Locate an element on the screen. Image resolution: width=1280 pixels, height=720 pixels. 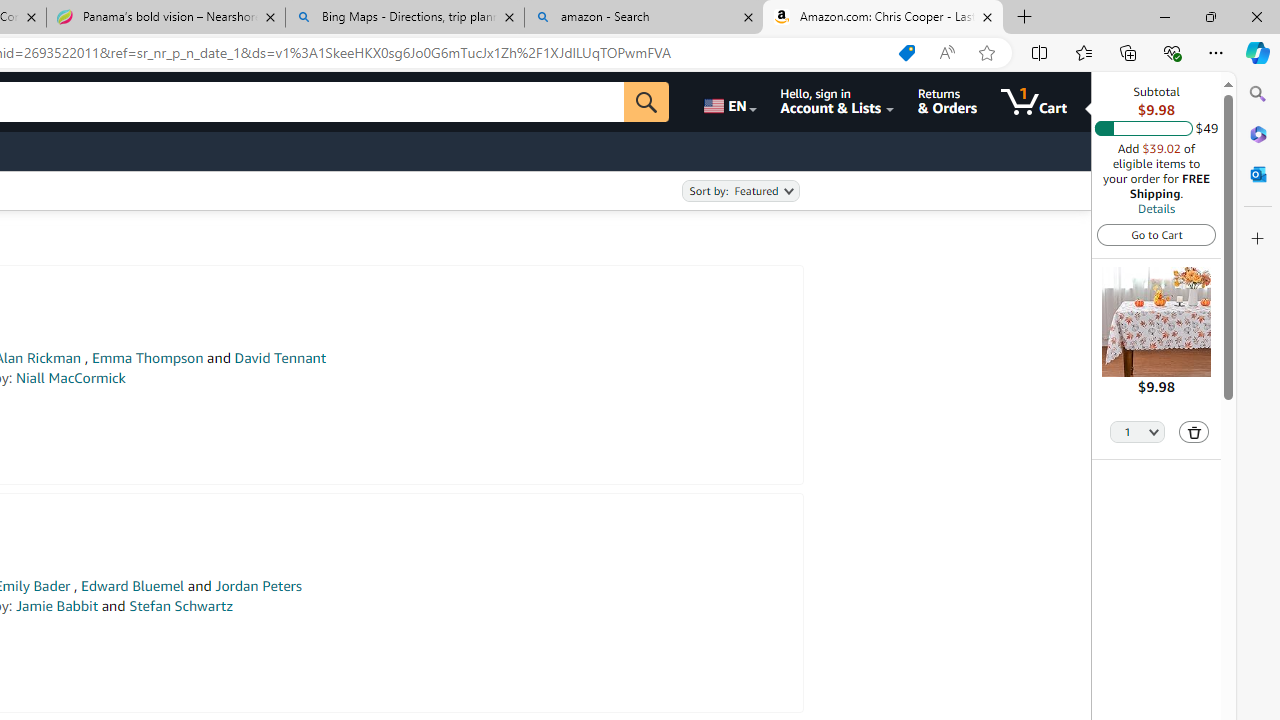
'Delete' is located at coordinates (1194, 430).